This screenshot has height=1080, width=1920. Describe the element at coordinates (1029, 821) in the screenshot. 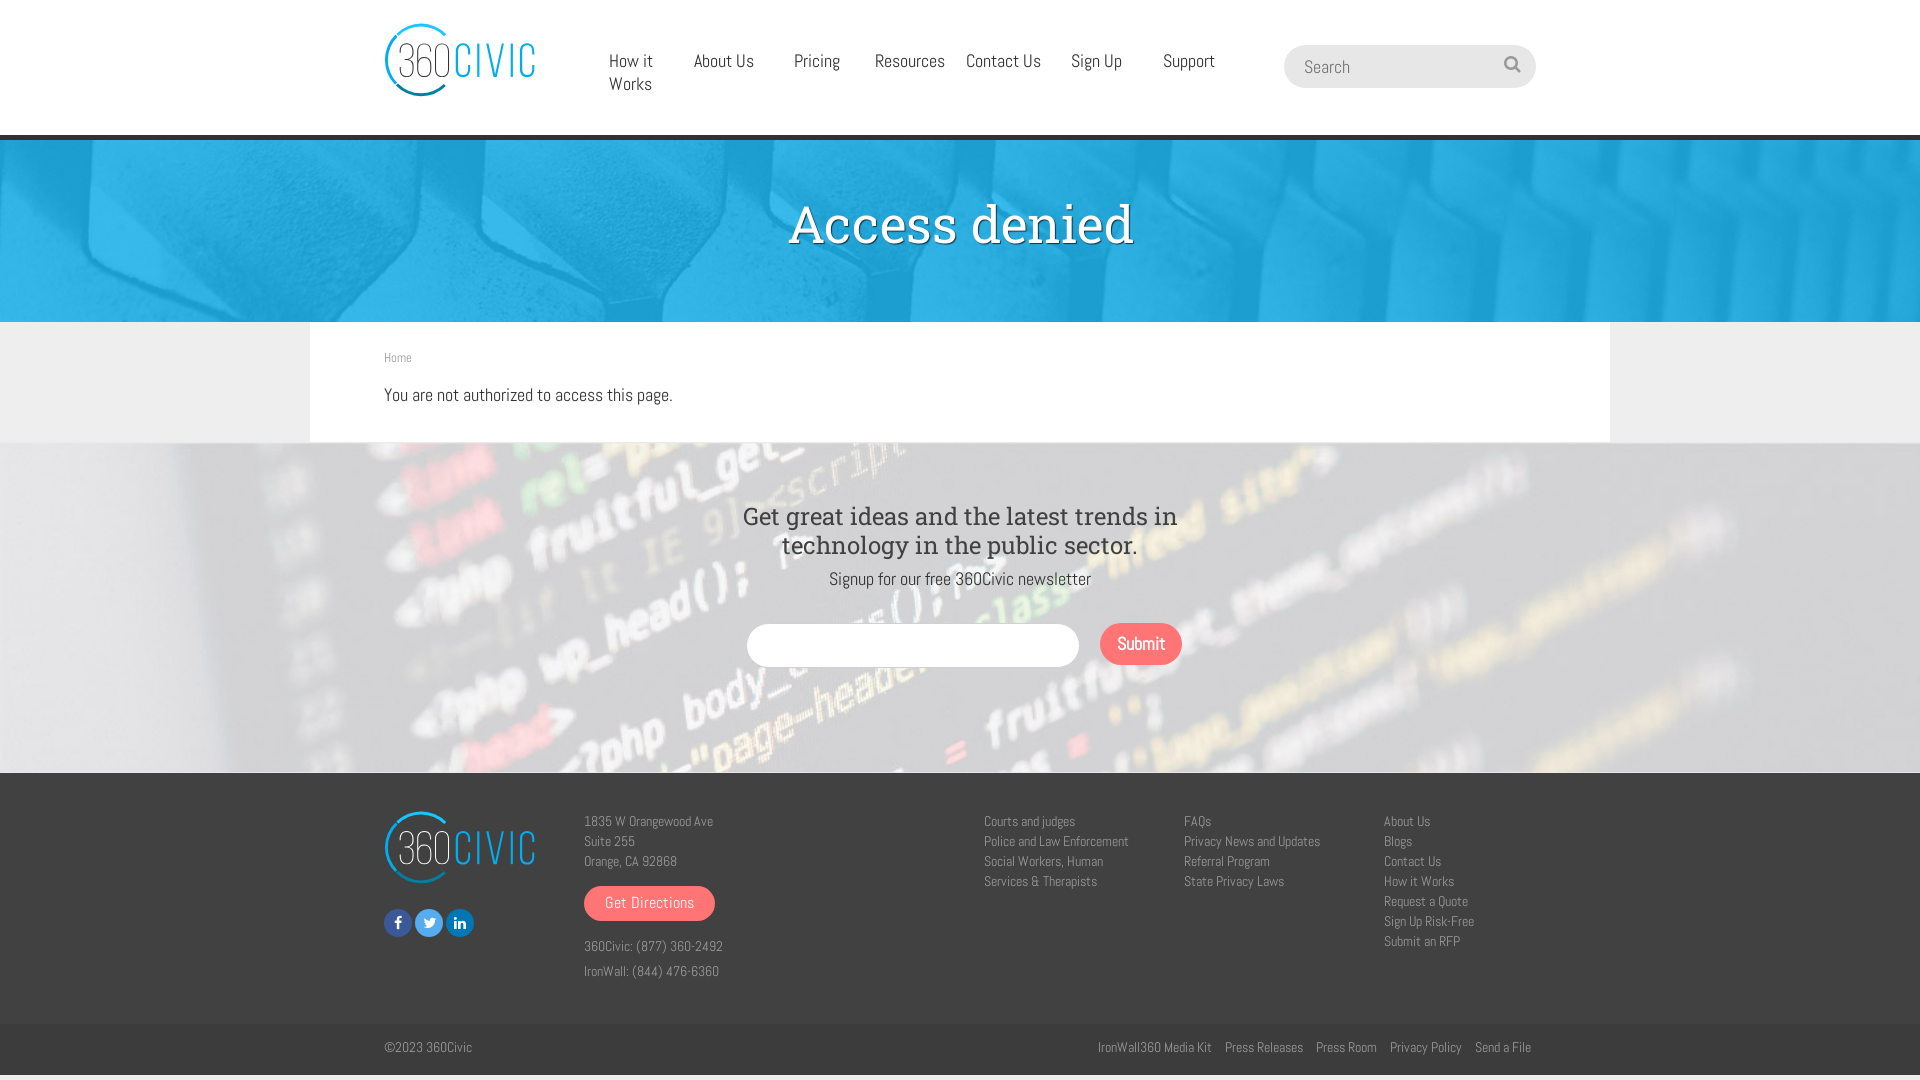

I see `'Courts and judges'` at that location.